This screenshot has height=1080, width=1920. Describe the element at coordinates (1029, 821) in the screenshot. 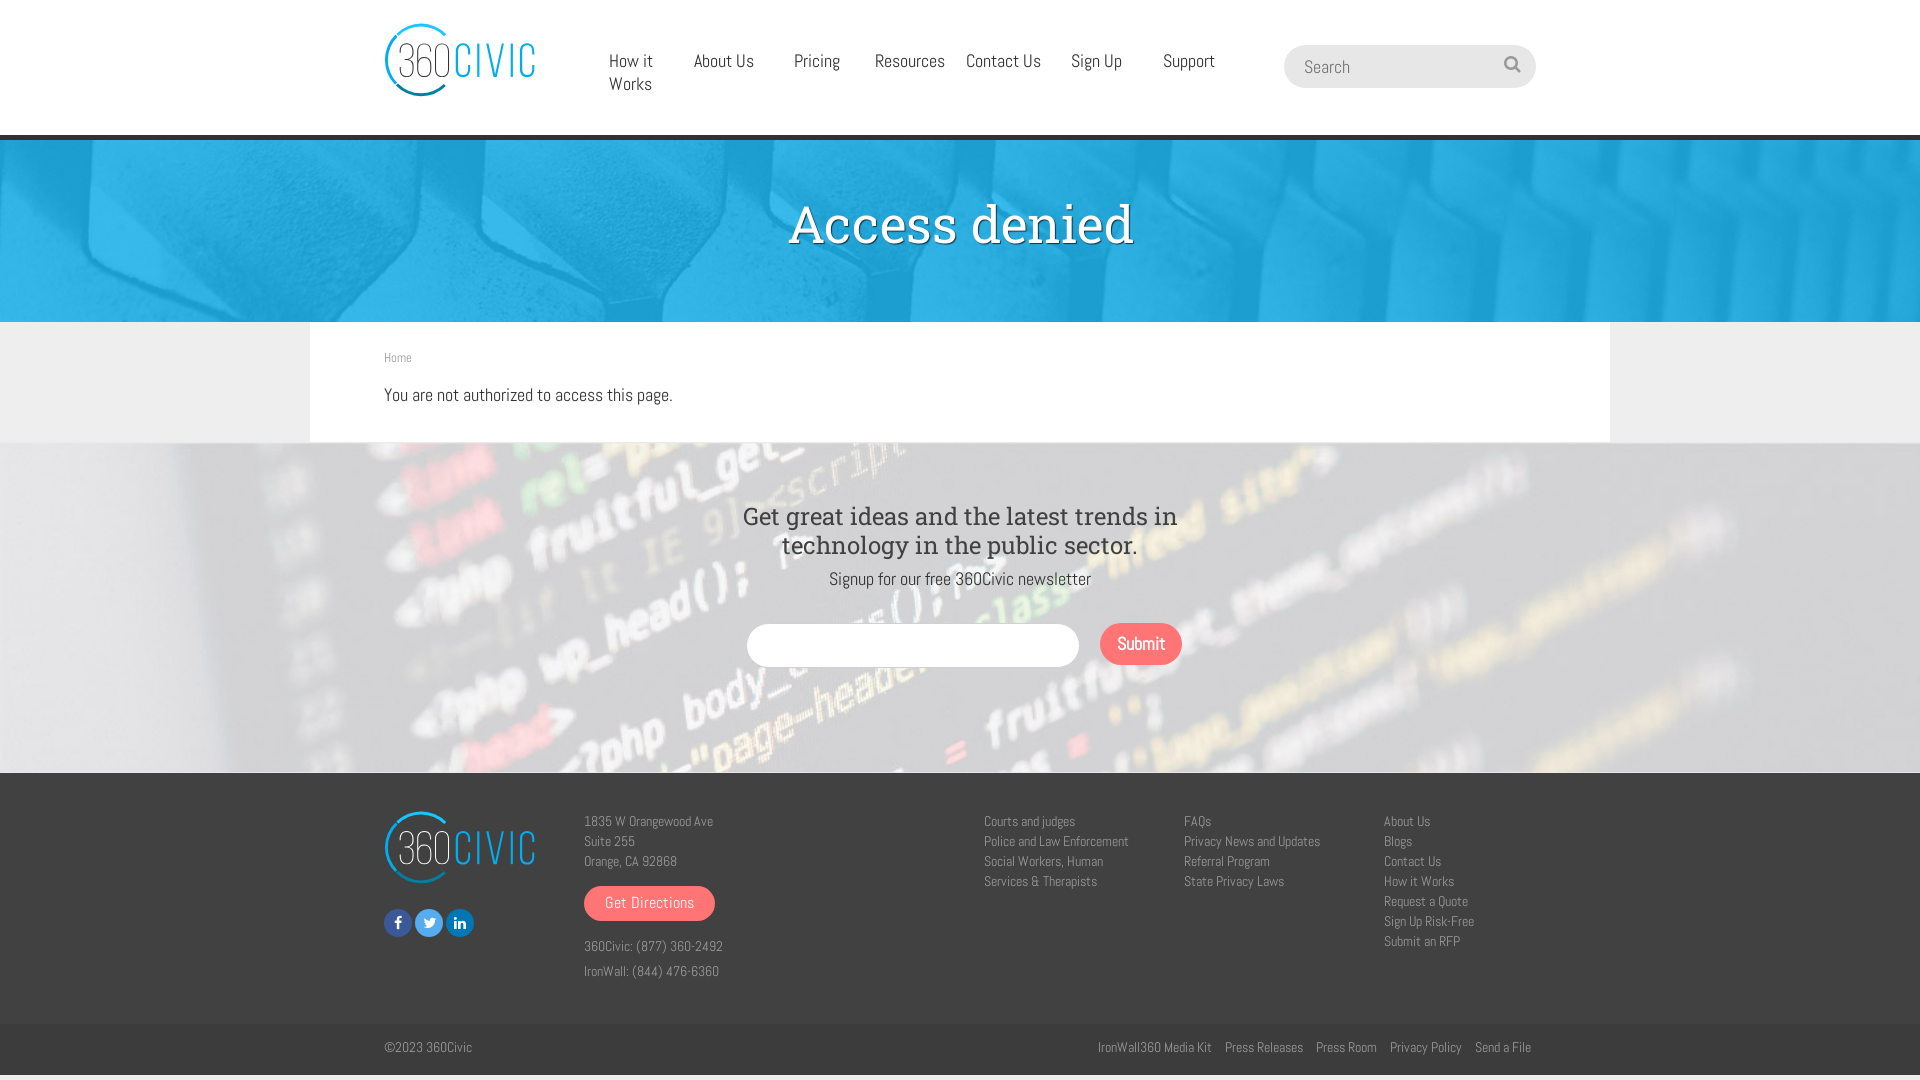

I see `'Courts and judges'` at that location.